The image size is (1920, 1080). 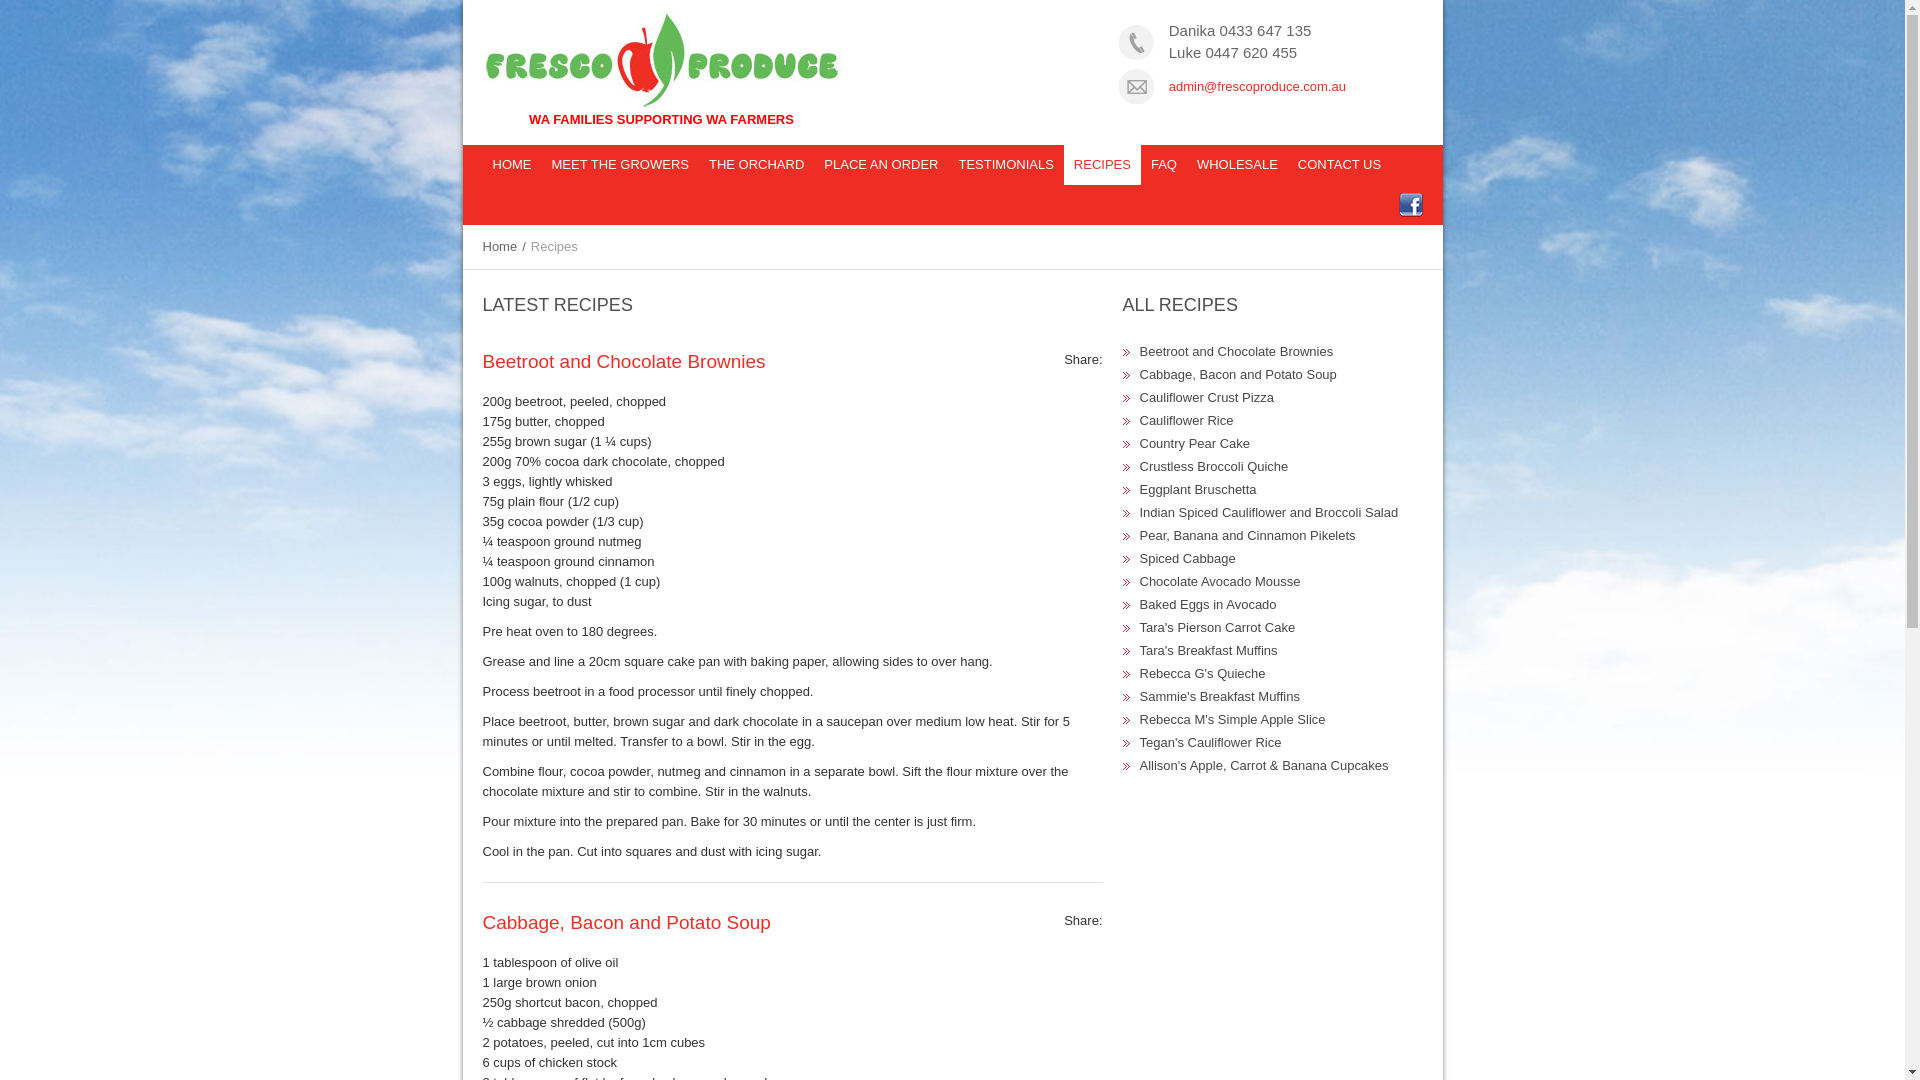 I want to click on 'Pear, Banana and Cinnamon Pikelets', so click(x=1247, y=534).